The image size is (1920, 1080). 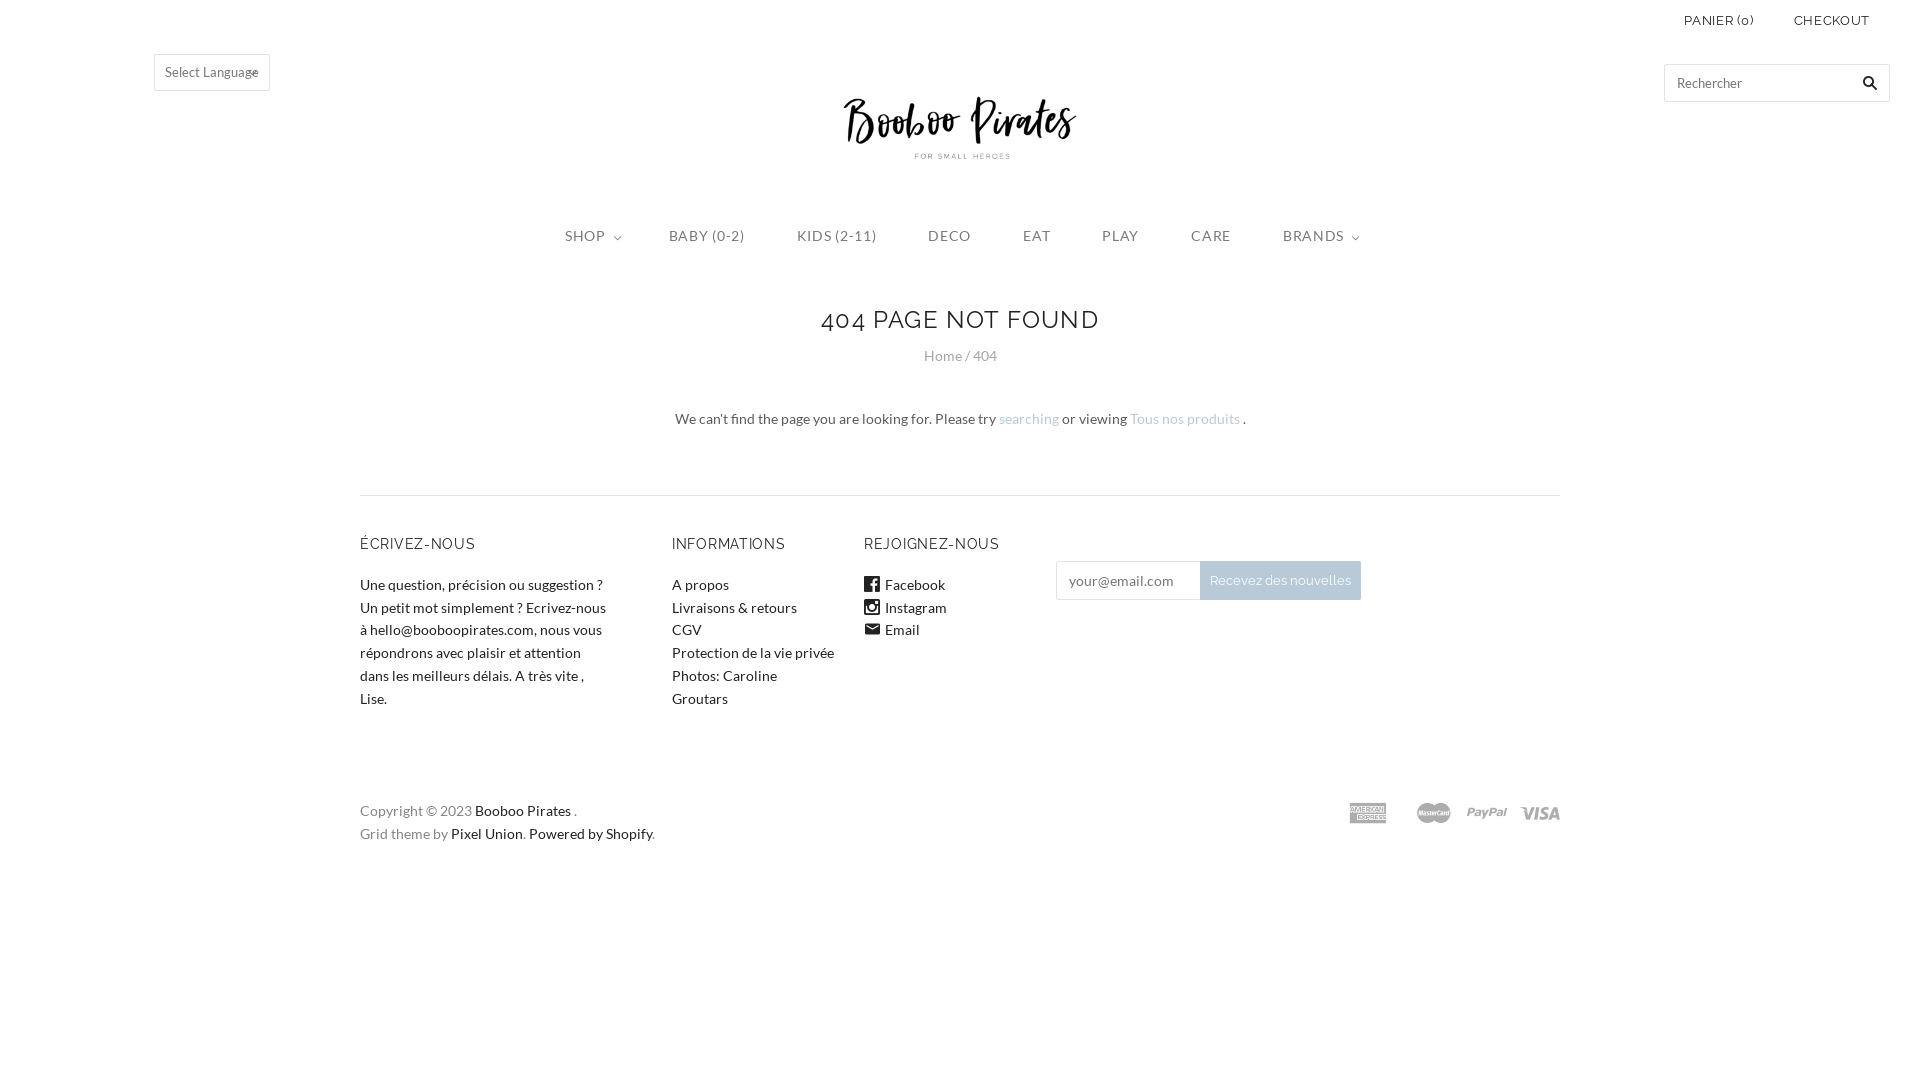 I want to click on 'DECO', so click(x=948, y=235).